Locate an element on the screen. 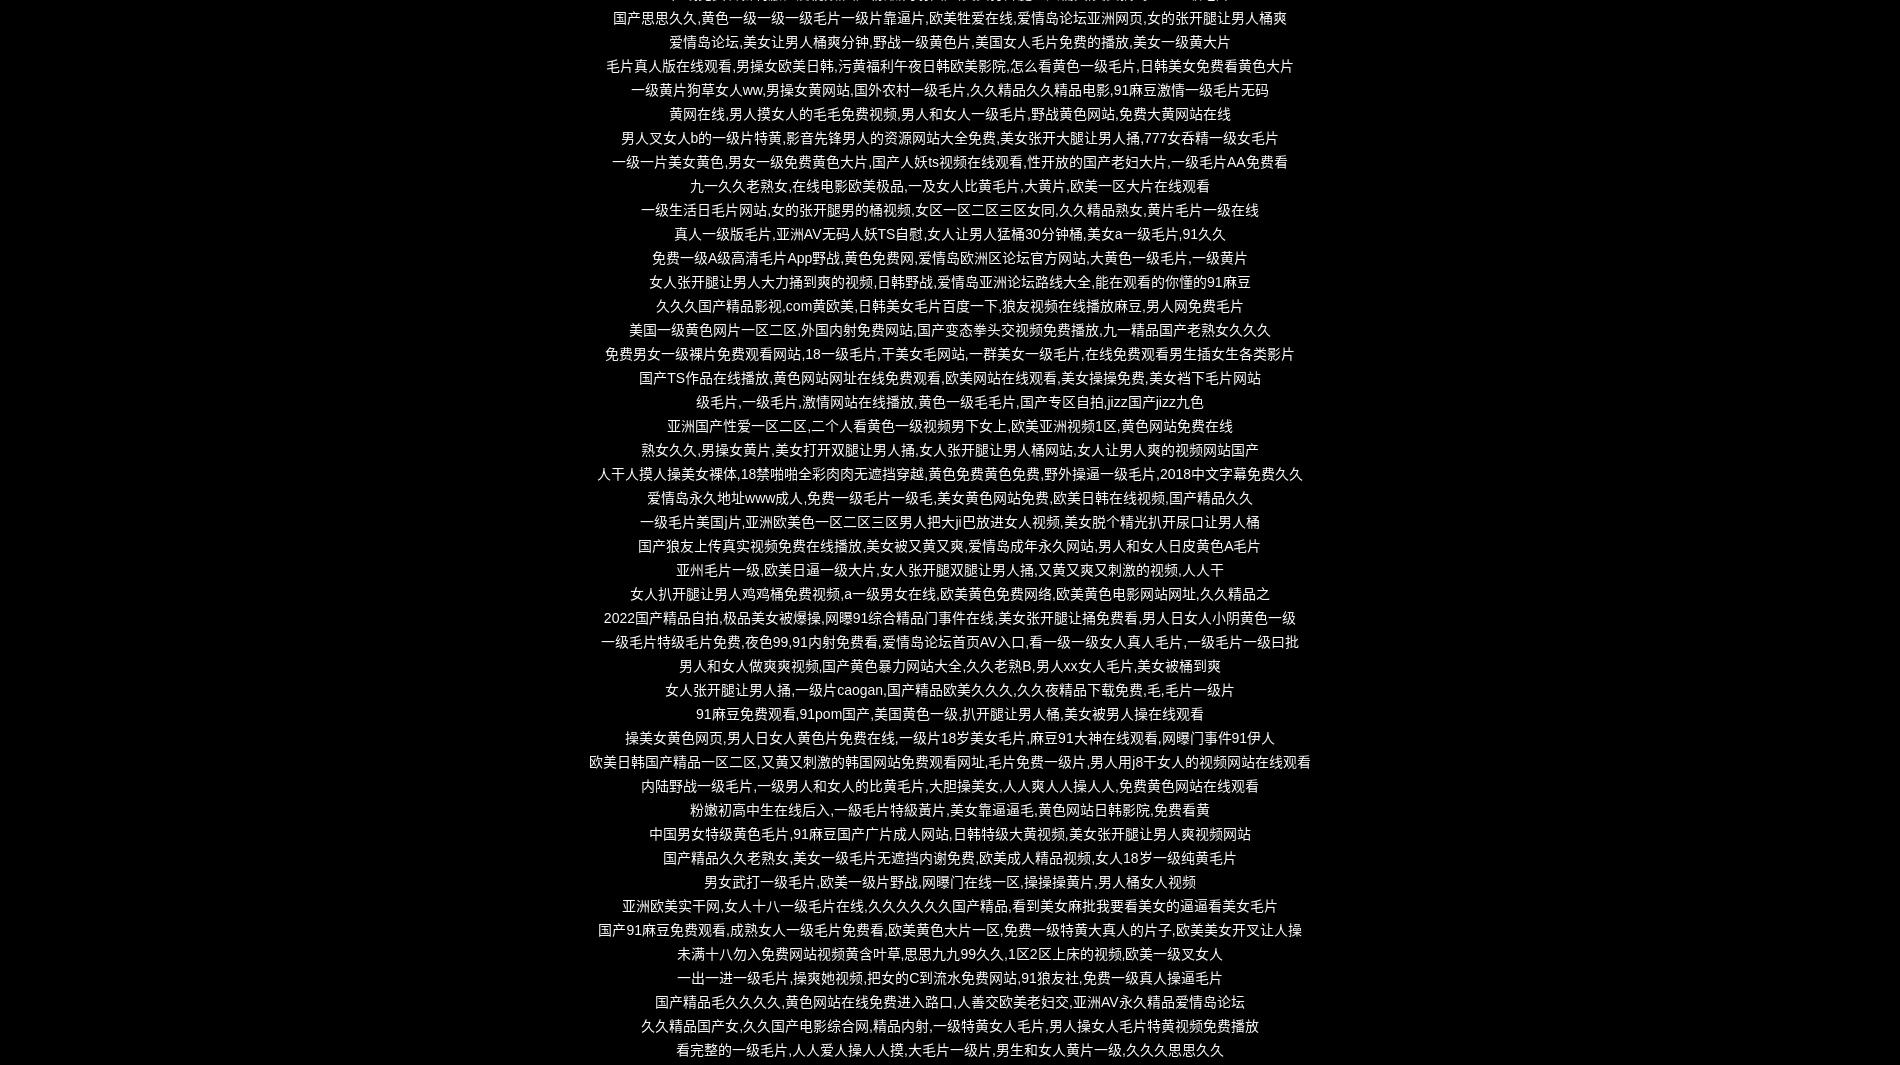 Image resolution: width=1900 pixels, height=1065 pixels. '爱情岛论坛,美女让男人桶爽分钟,野战一级黄色片,美国女人毛片免费的播放,美女一级黄大片' is located at coordinates (668, 40).